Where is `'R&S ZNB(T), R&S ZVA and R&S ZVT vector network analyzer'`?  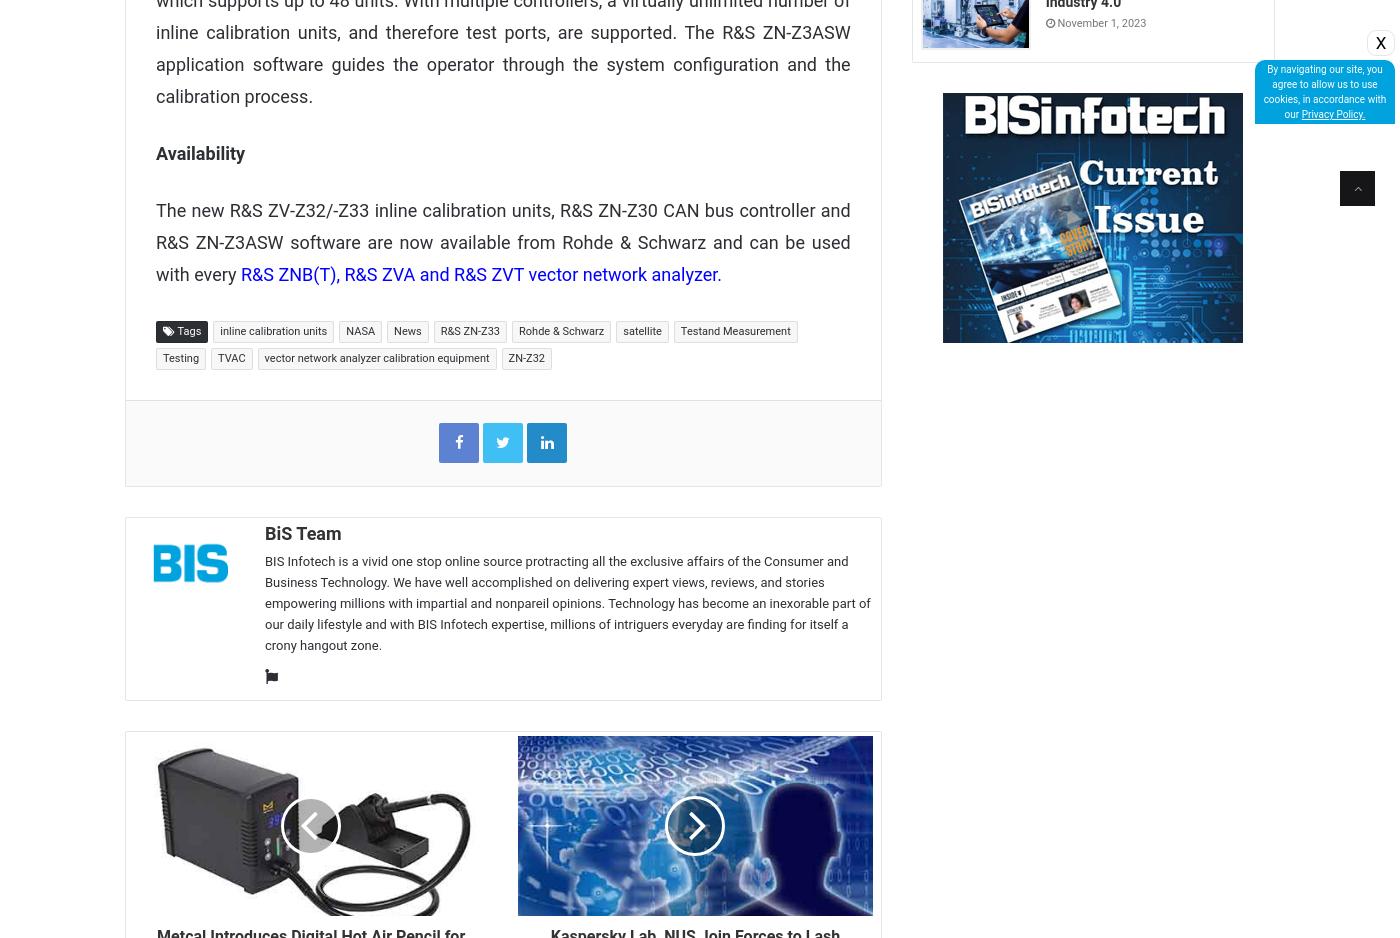 'R&S ZNB(T), R&S ZVA and R&S ZVT vector network analyzer' is located at coordinates (478, 273).